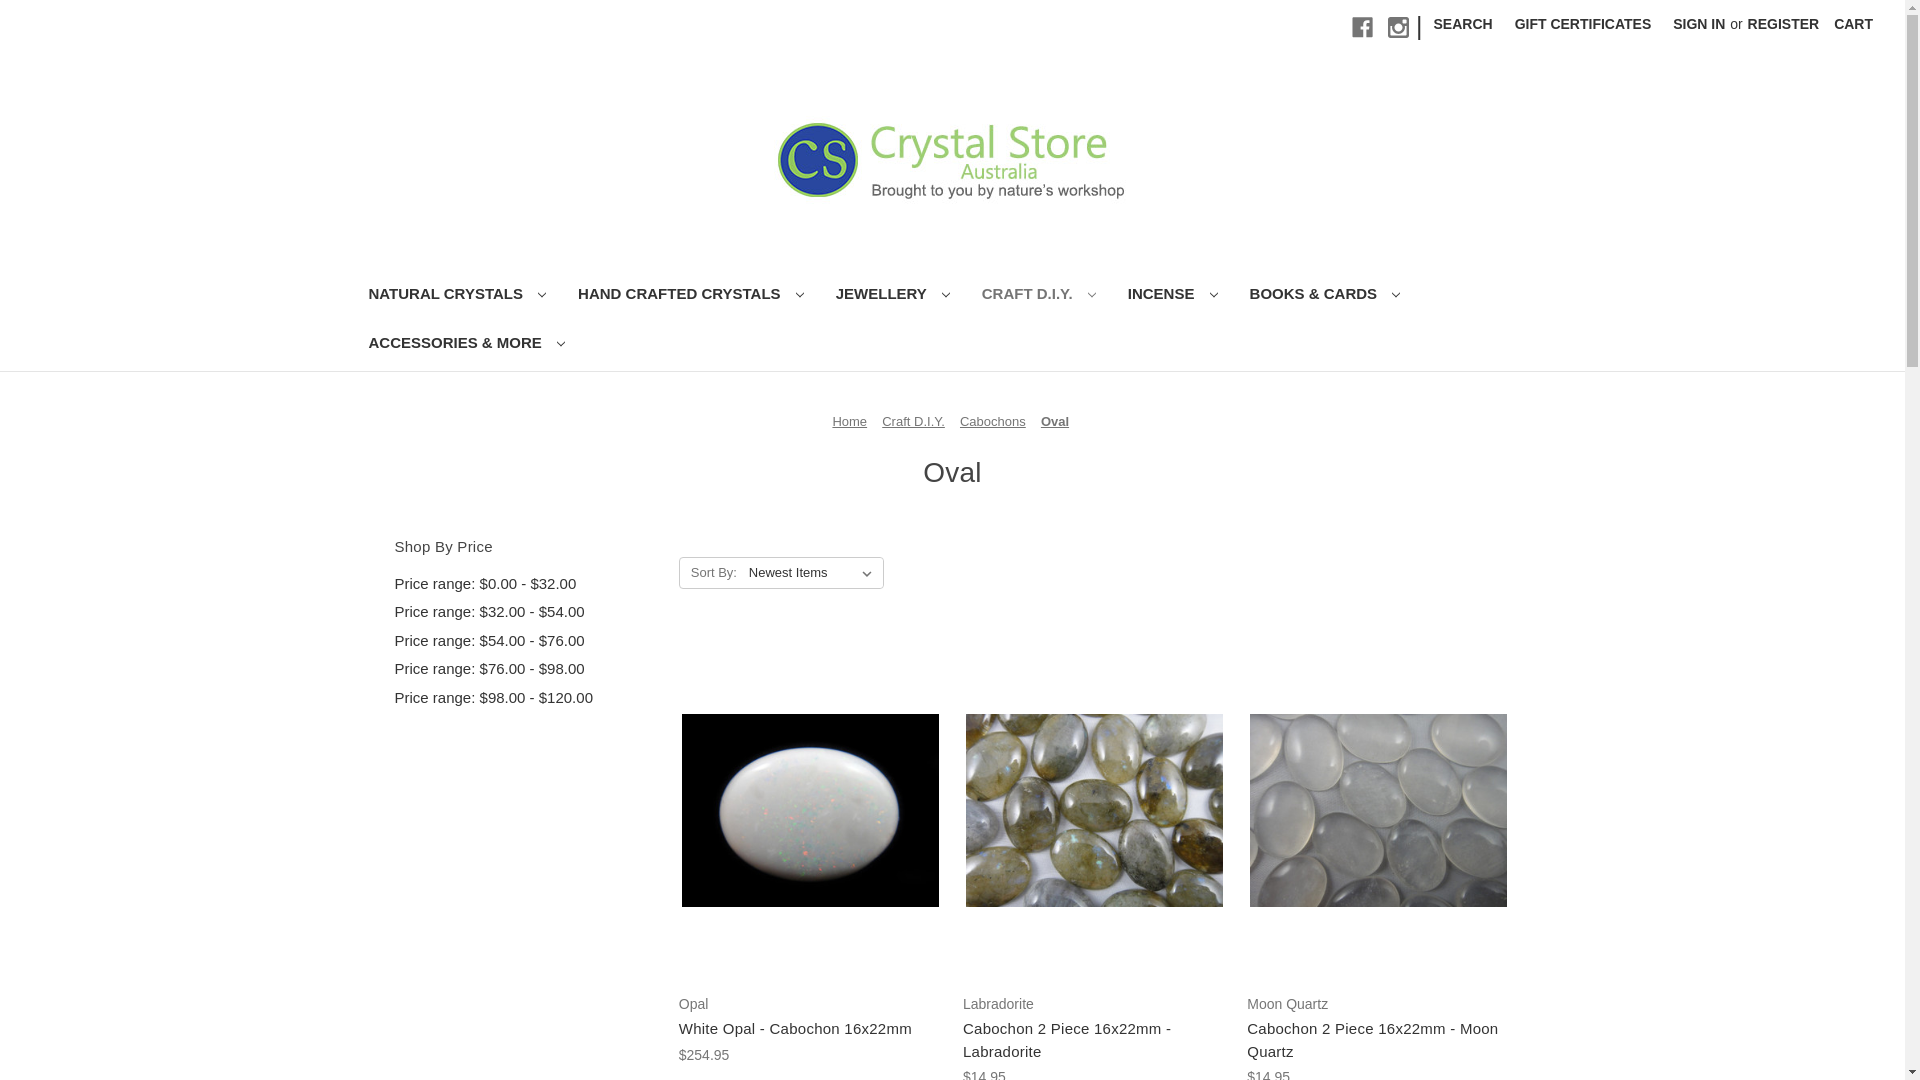 Image resolution: width=1920 pixels, height=1080 pixels. What do you see at coordinates (1054, 420) in the screenshot?
I see `'Oval'` at bounding box center [1054, 420].